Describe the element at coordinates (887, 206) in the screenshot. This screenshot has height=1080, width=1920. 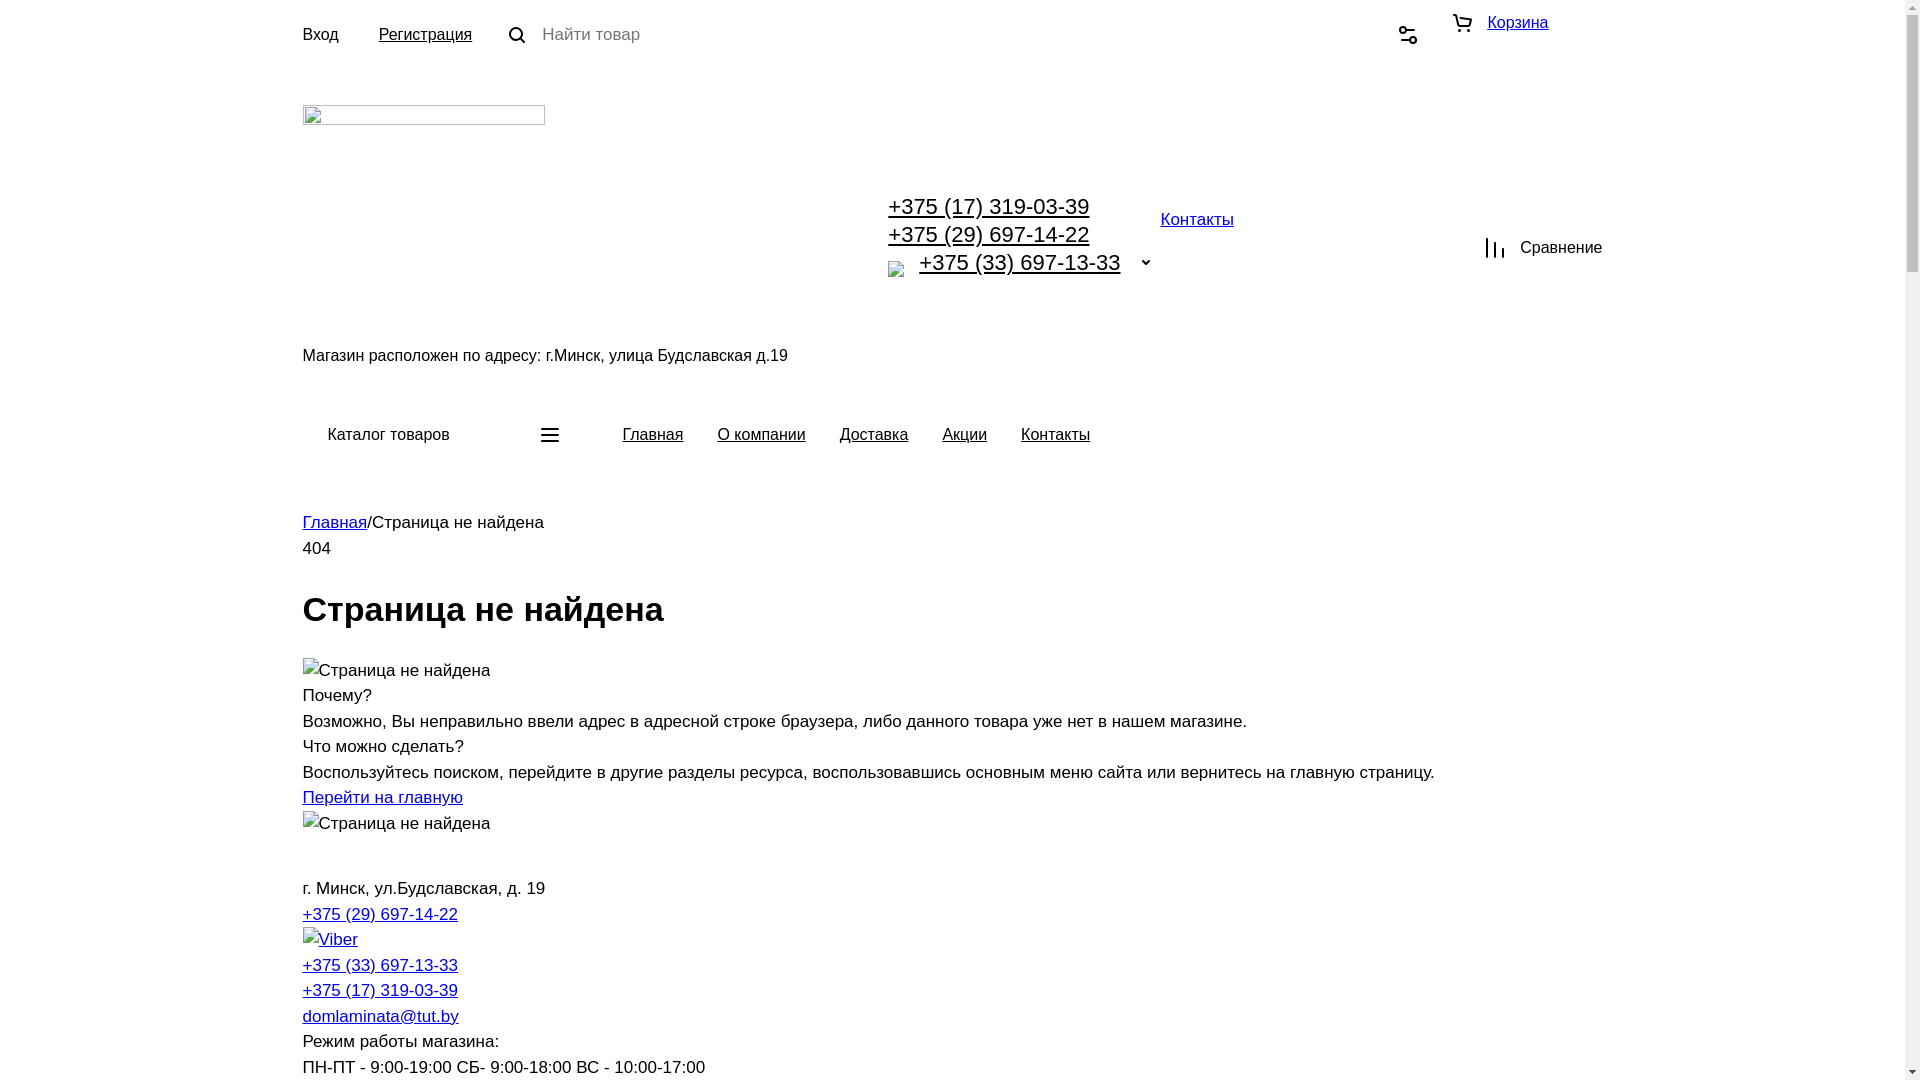
I see `'+375 (17) 319-03-39'` at that location.